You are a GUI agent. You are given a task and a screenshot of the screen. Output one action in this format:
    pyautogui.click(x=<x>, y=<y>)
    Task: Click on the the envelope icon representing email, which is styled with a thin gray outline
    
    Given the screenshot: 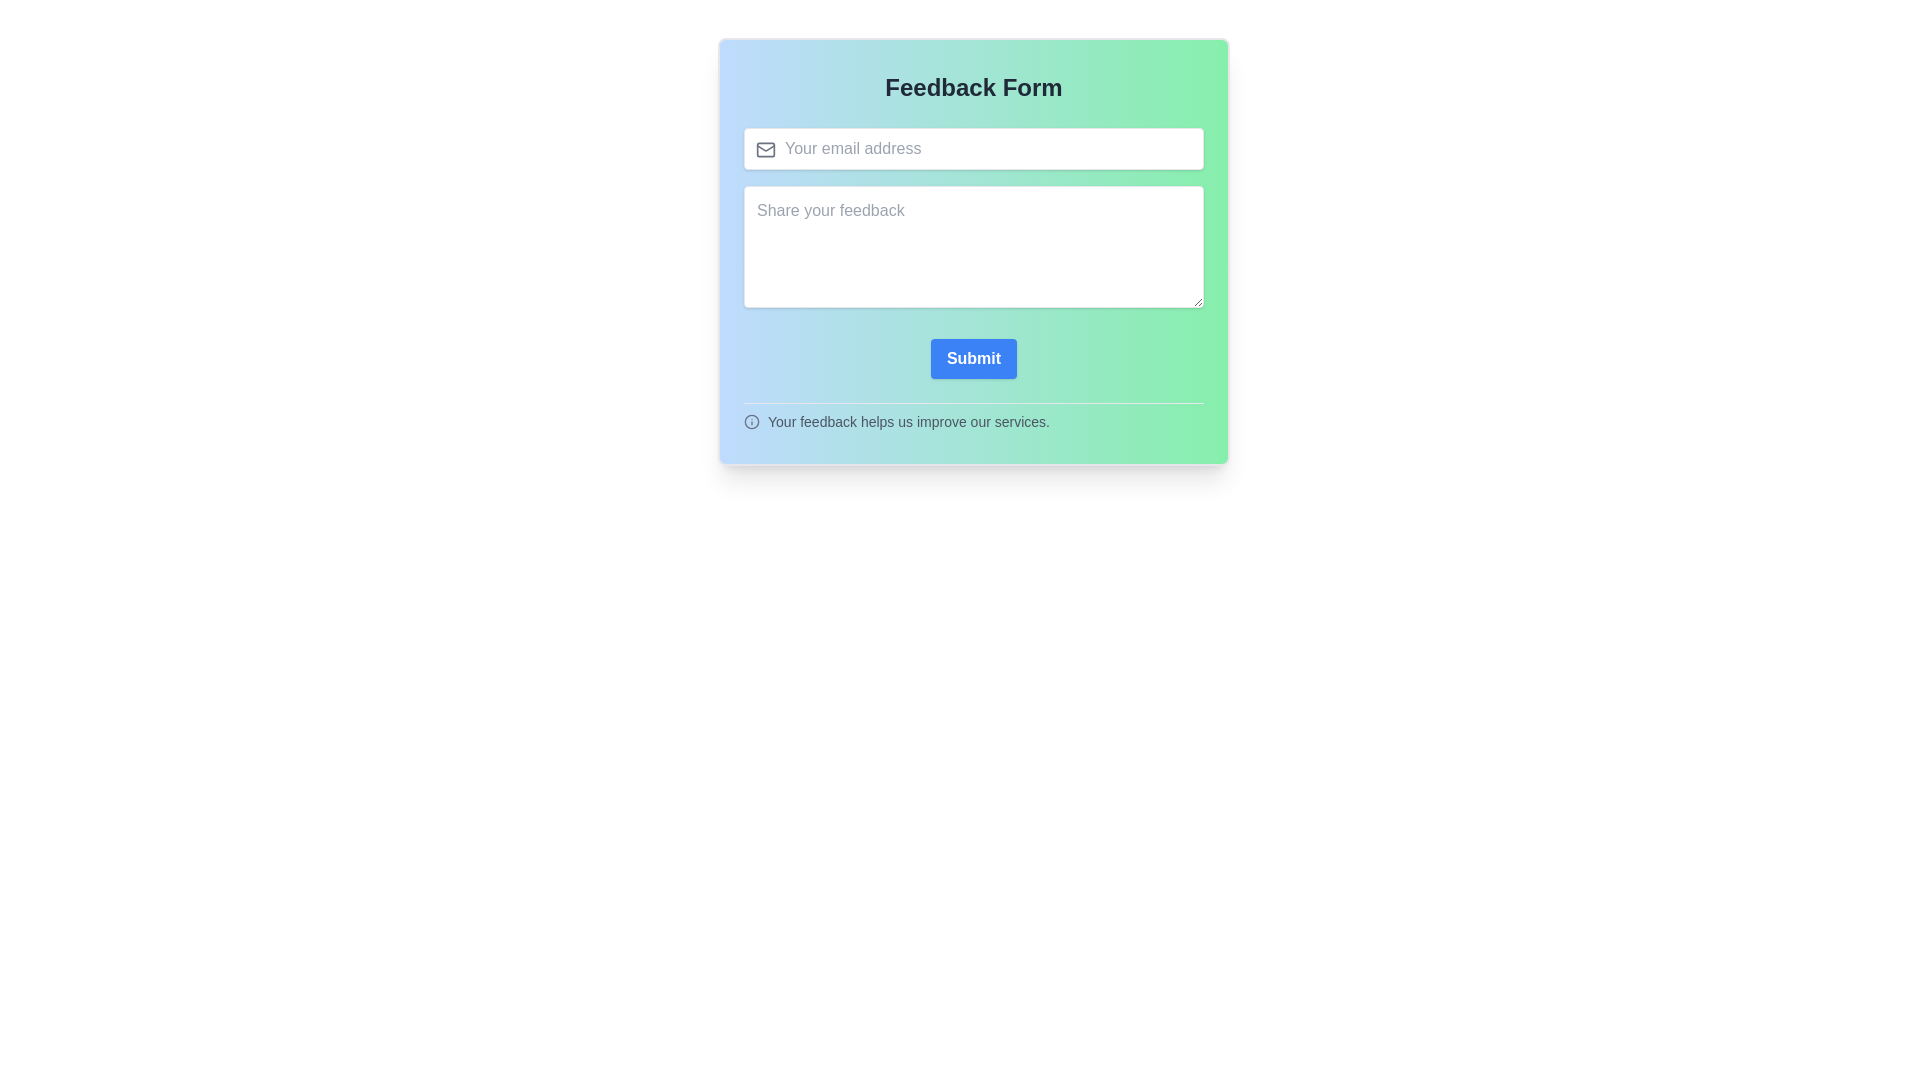 What is the action you would take?
    pyautogui.click(x=765, y=149)
    